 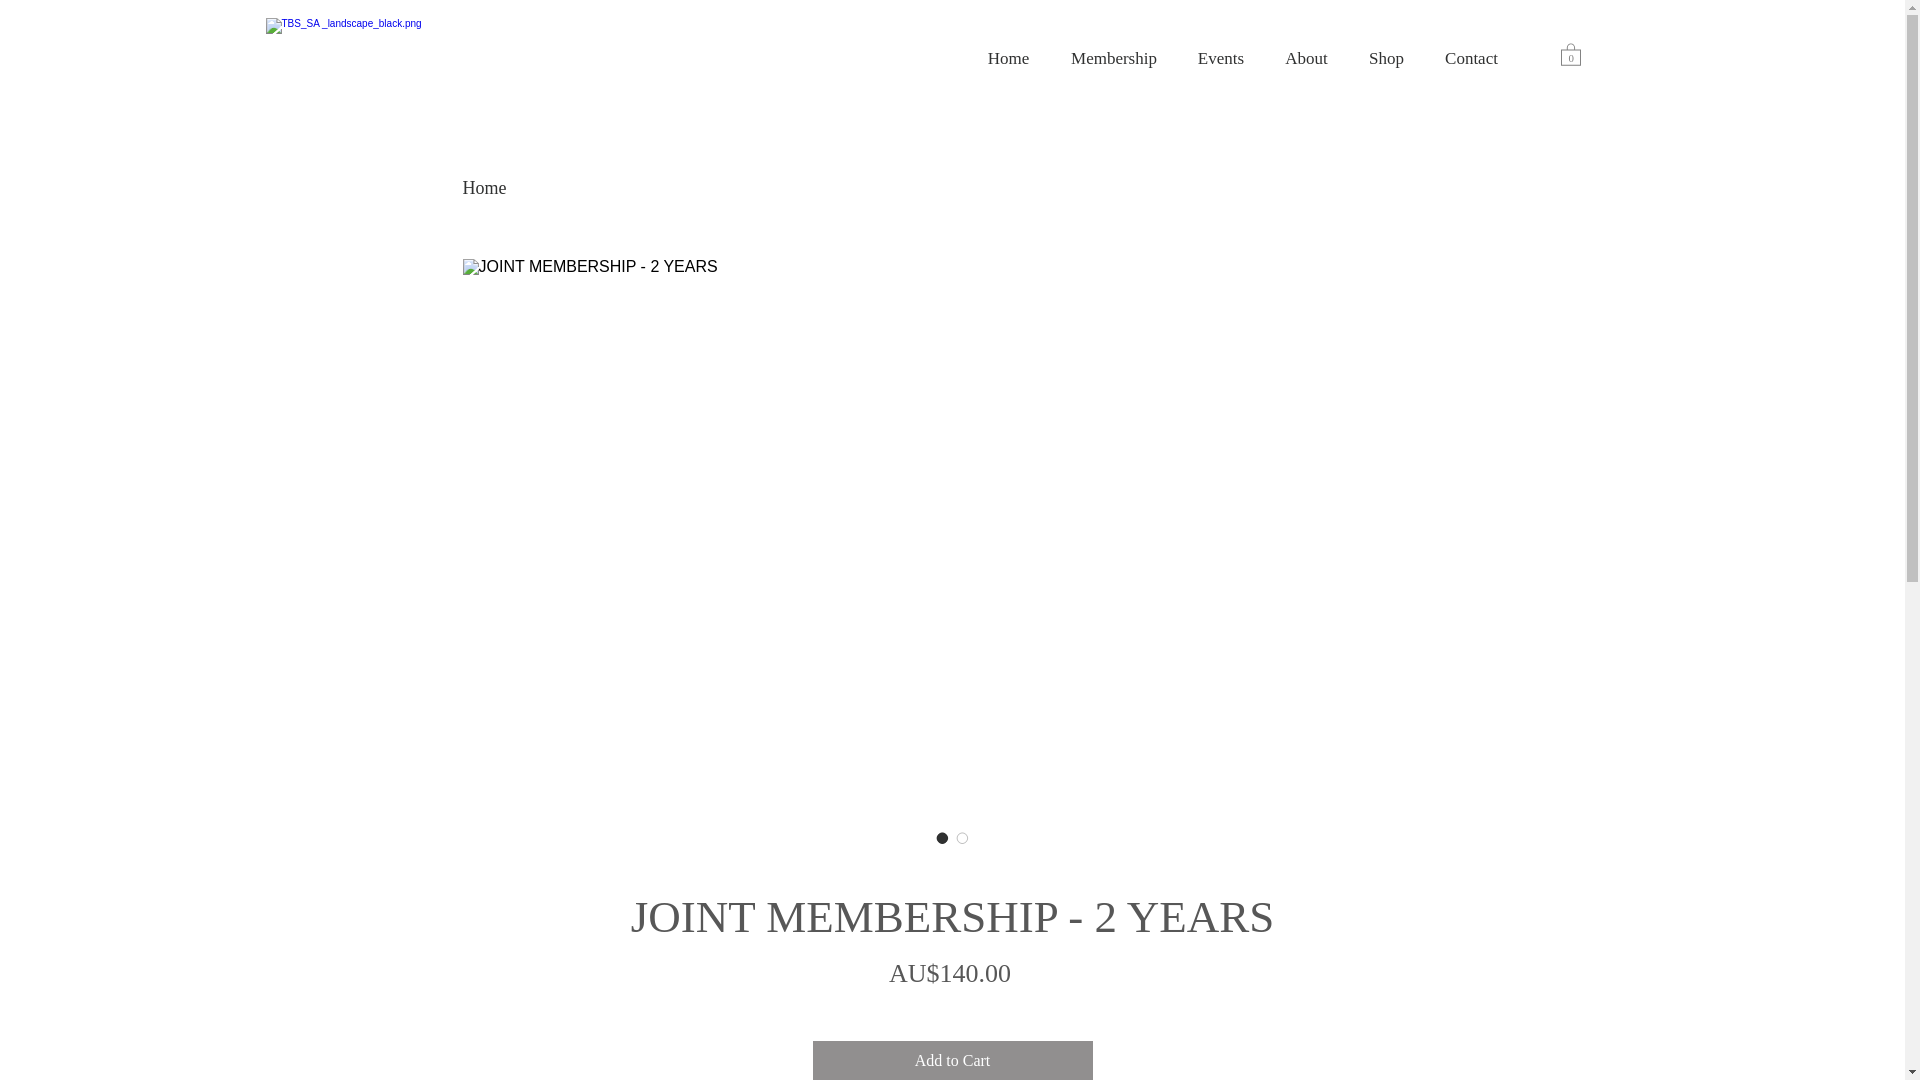 I want to click on '0', so click(x=1568, y=53).